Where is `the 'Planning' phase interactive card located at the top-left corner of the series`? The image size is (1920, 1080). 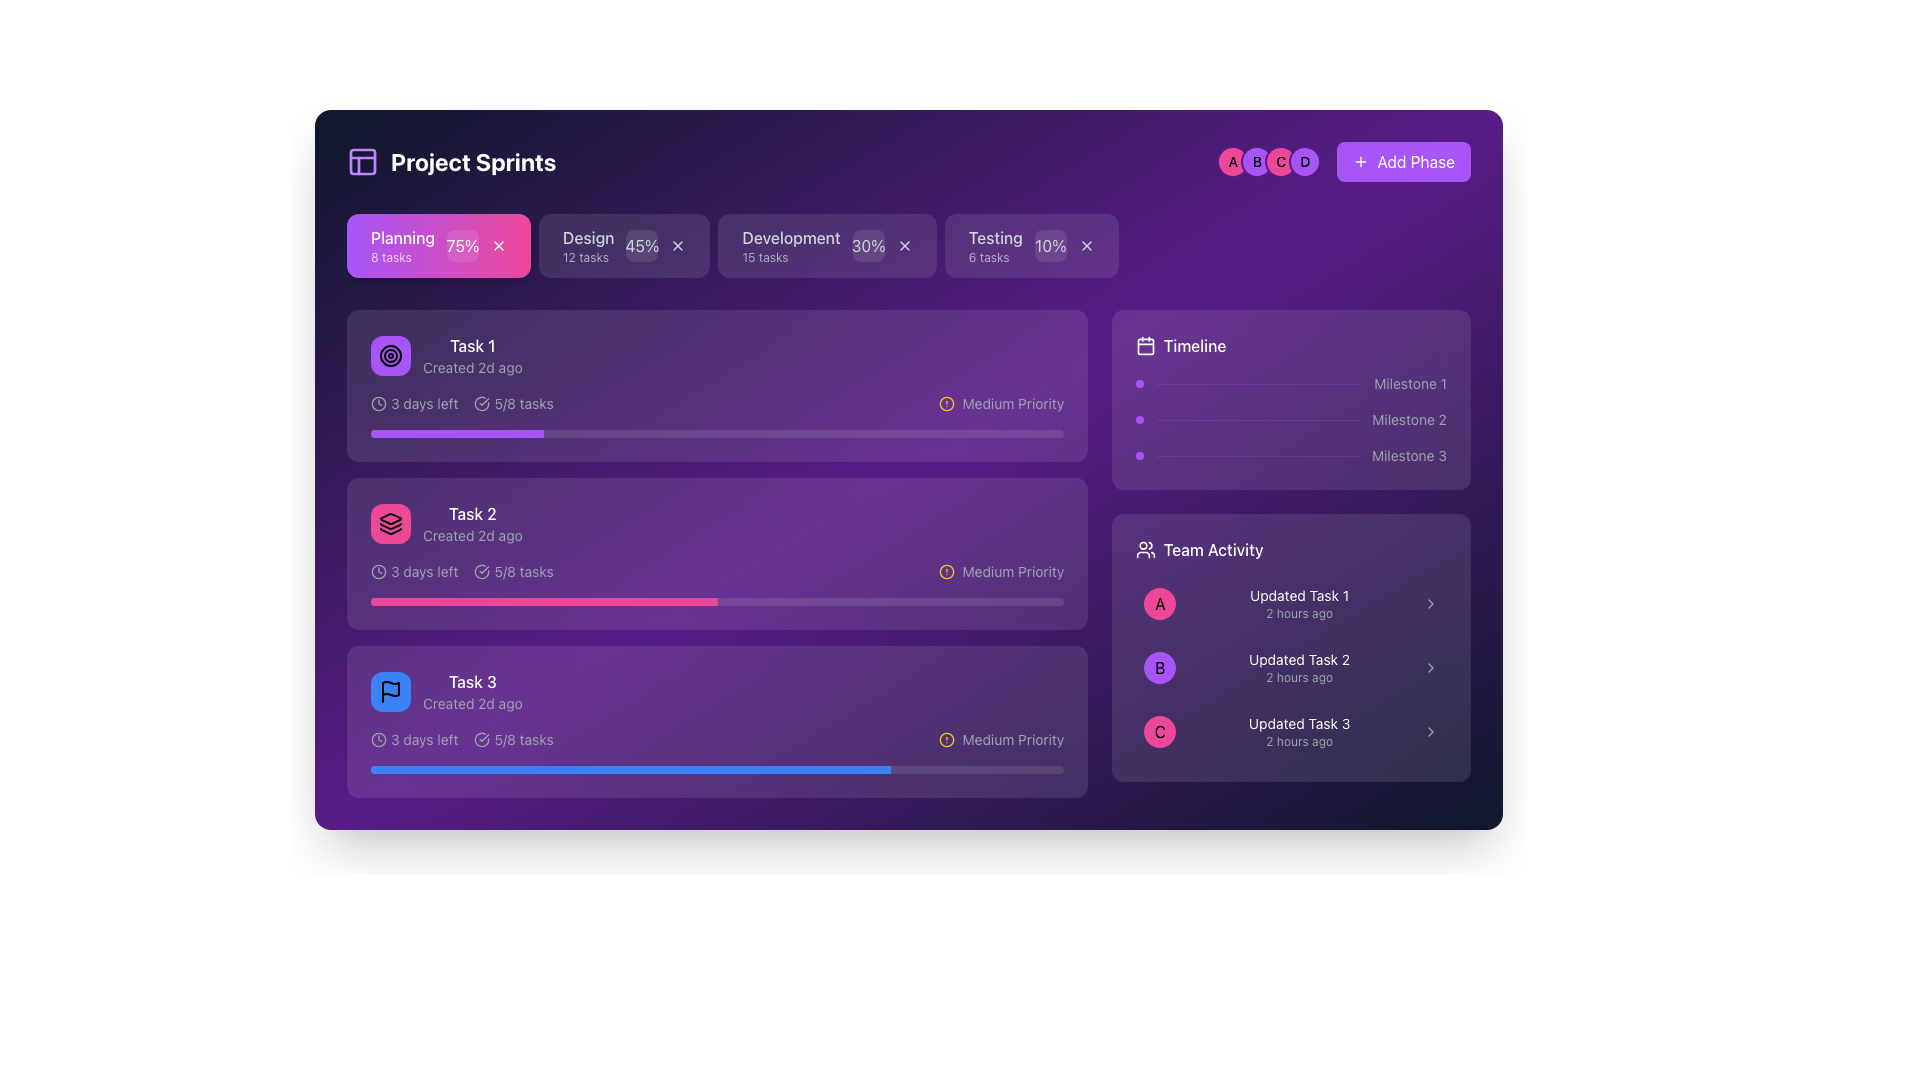
the 'Planning' phase interactive card located at the top-left corner of the series is located at coordinates (437, 245).